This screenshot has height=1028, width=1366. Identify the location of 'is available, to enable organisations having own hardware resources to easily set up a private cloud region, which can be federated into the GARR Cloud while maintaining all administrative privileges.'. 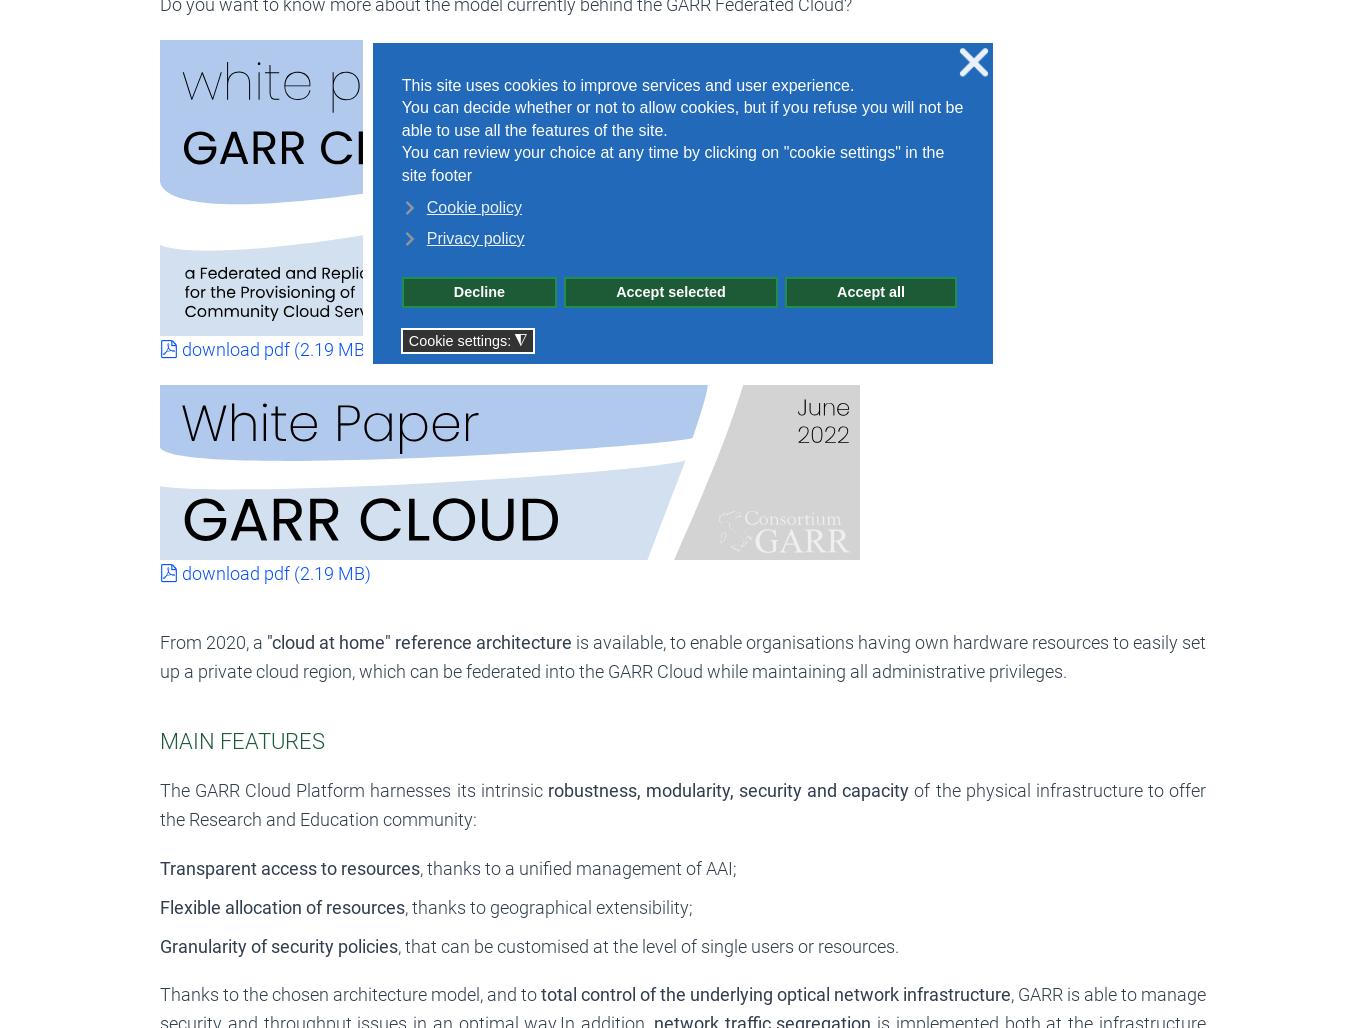
(683, 656).